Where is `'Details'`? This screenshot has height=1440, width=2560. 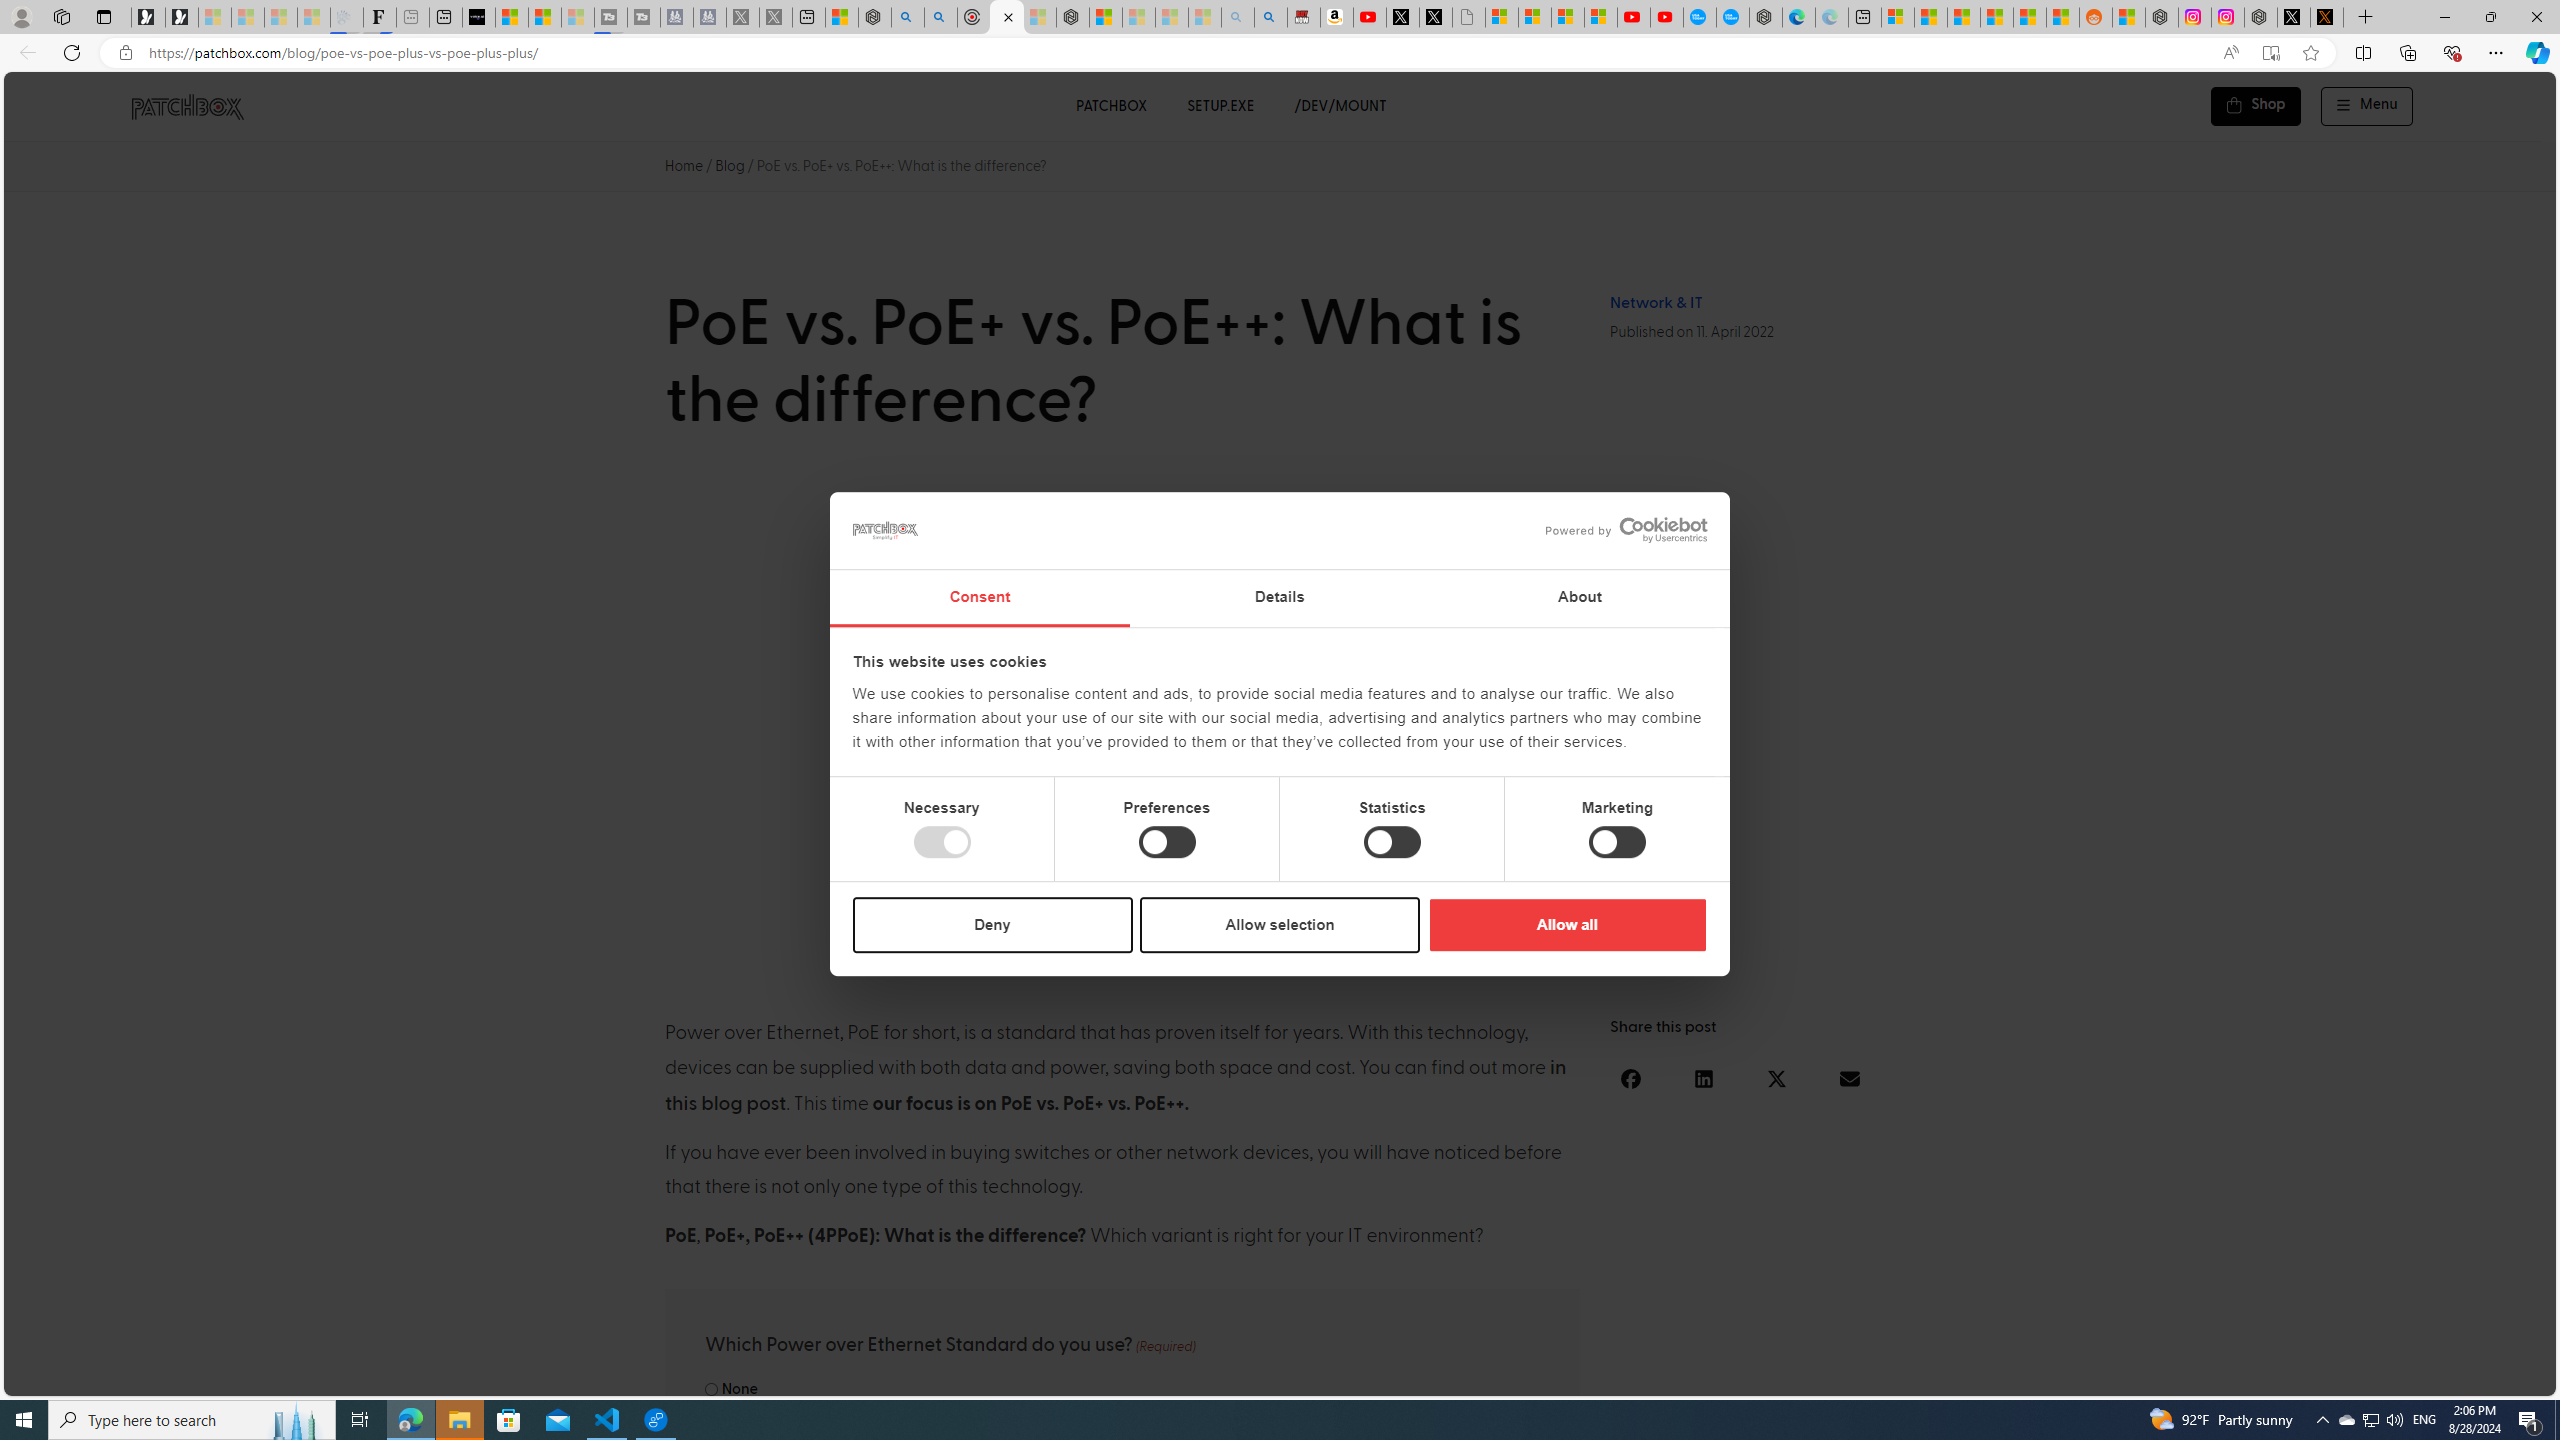 'Details' is located at coordinates (1280, 598).